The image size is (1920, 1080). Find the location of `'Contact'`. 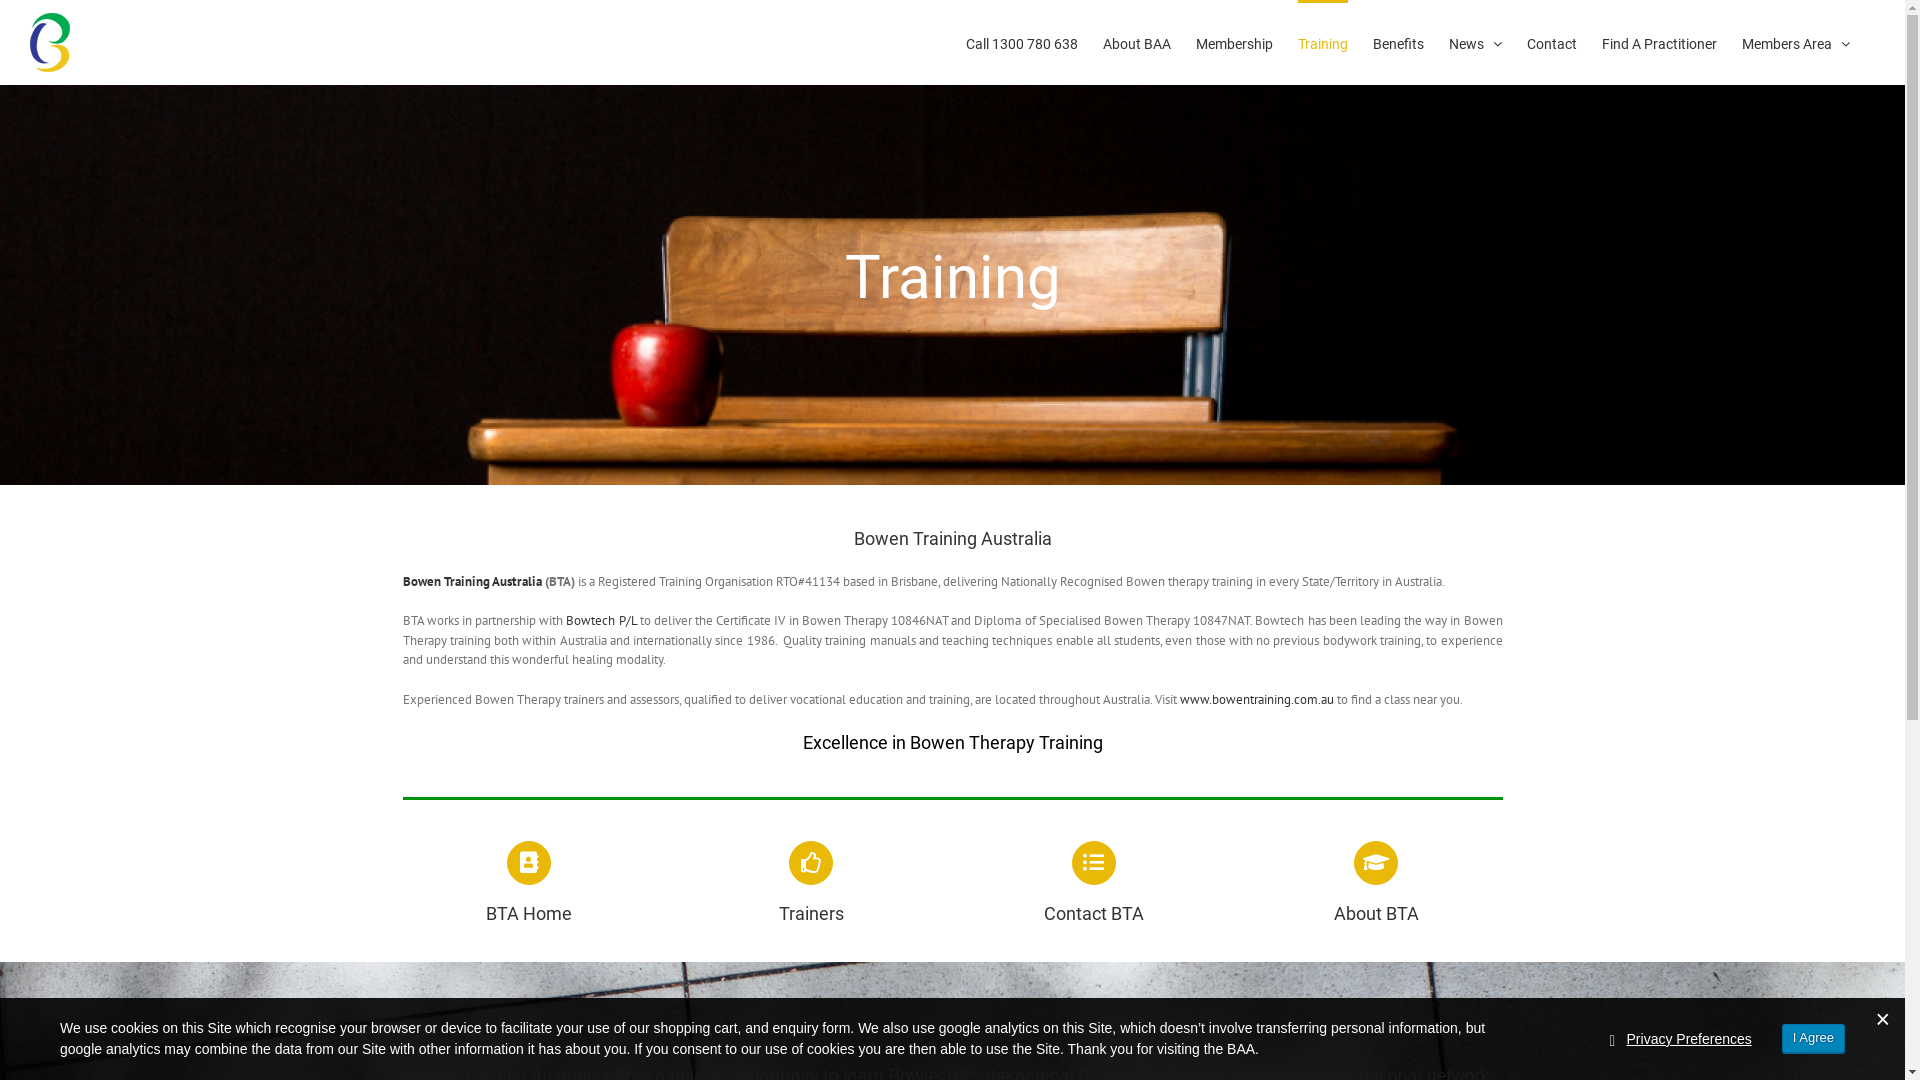

'Contact' is located at coordinates (1525, 42).